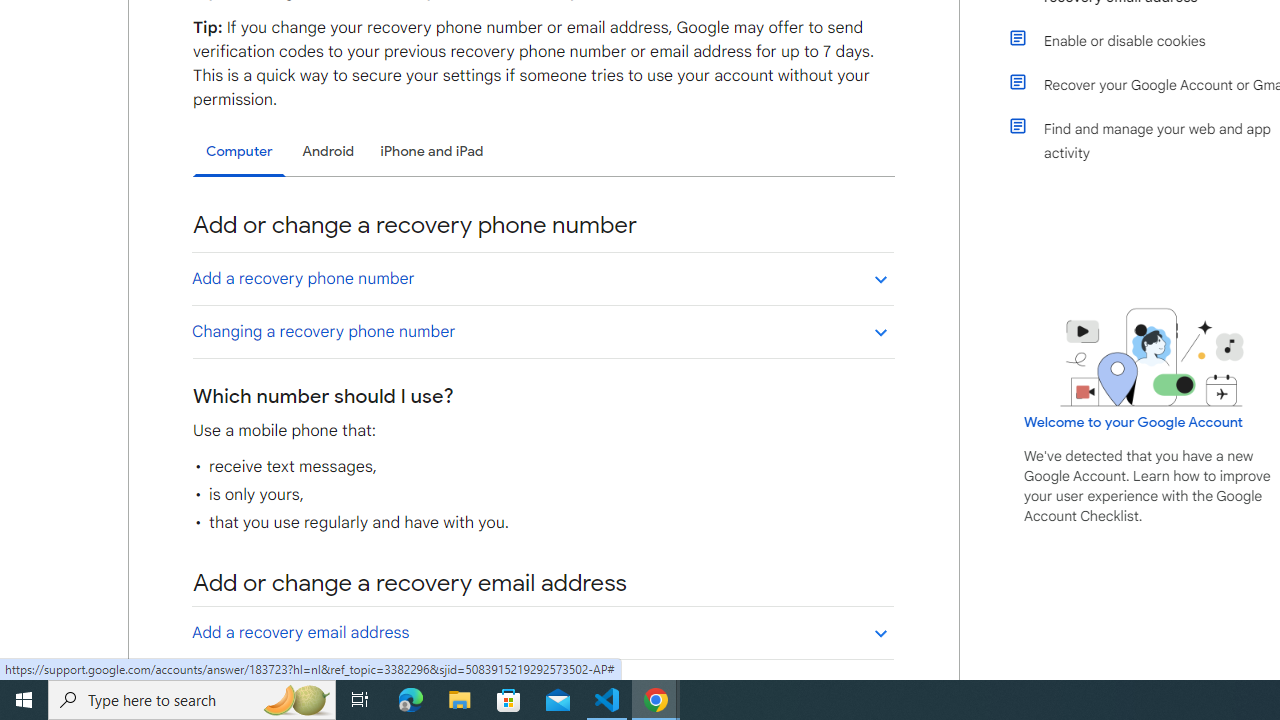 The height and width of the screenshot is (720, 1280). I want to click on 'Add a recovery phone number', so click(542, 278).